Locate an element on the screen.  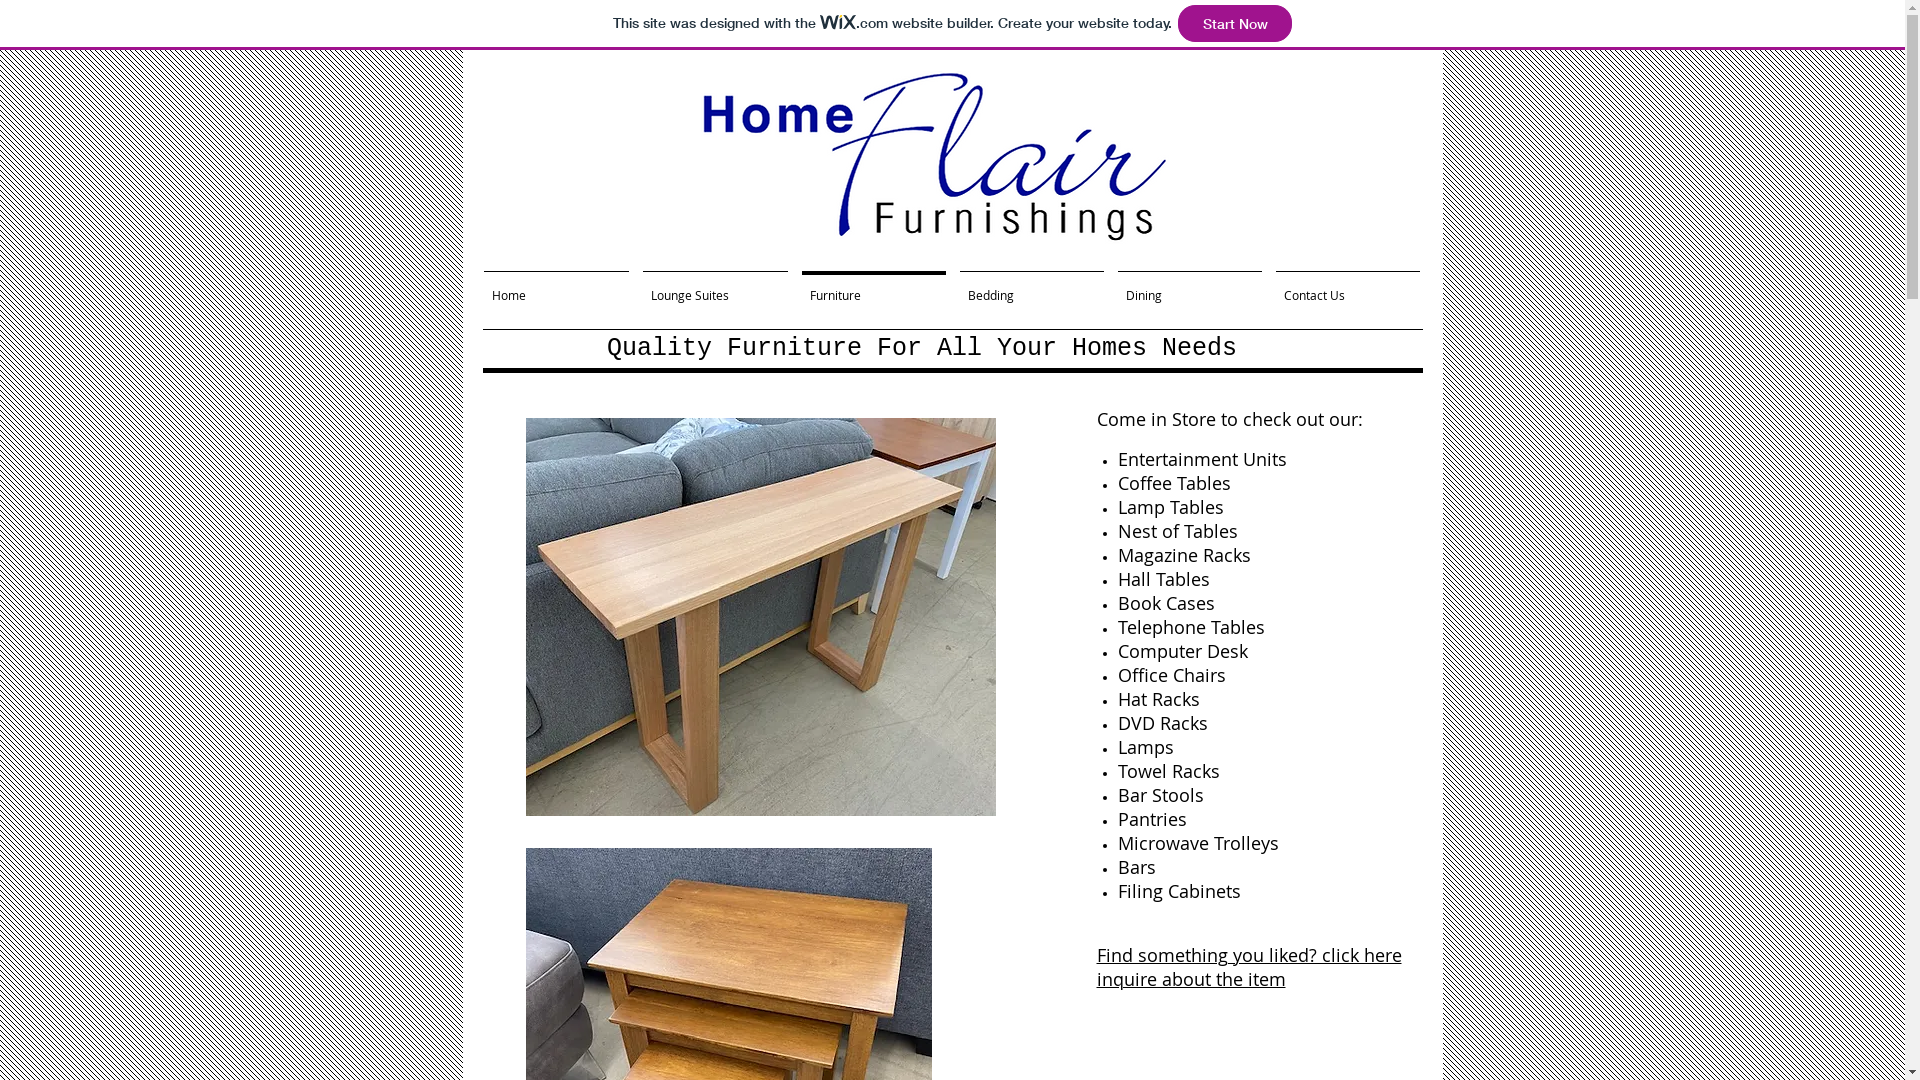
'Lounge Suites' is located at coordinates (715, 285).